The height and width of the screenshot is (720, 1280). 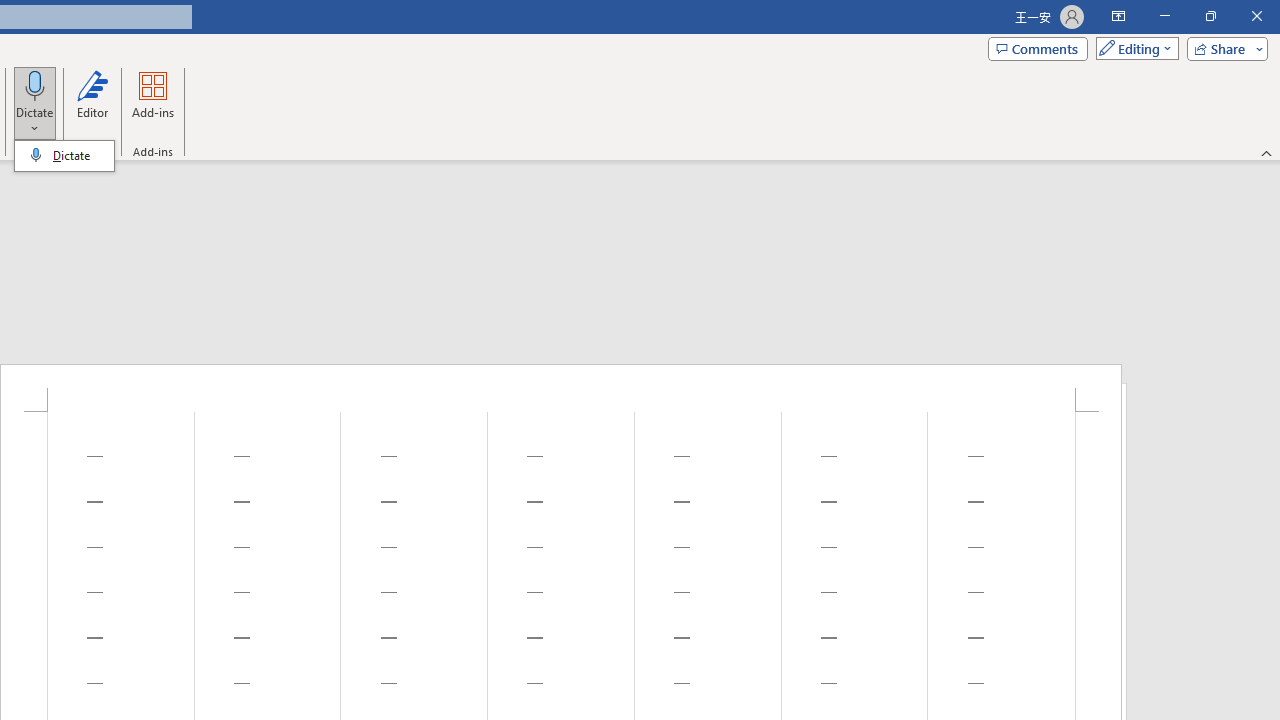 I want to click on 'Dictate', so click(x=35, y=84).